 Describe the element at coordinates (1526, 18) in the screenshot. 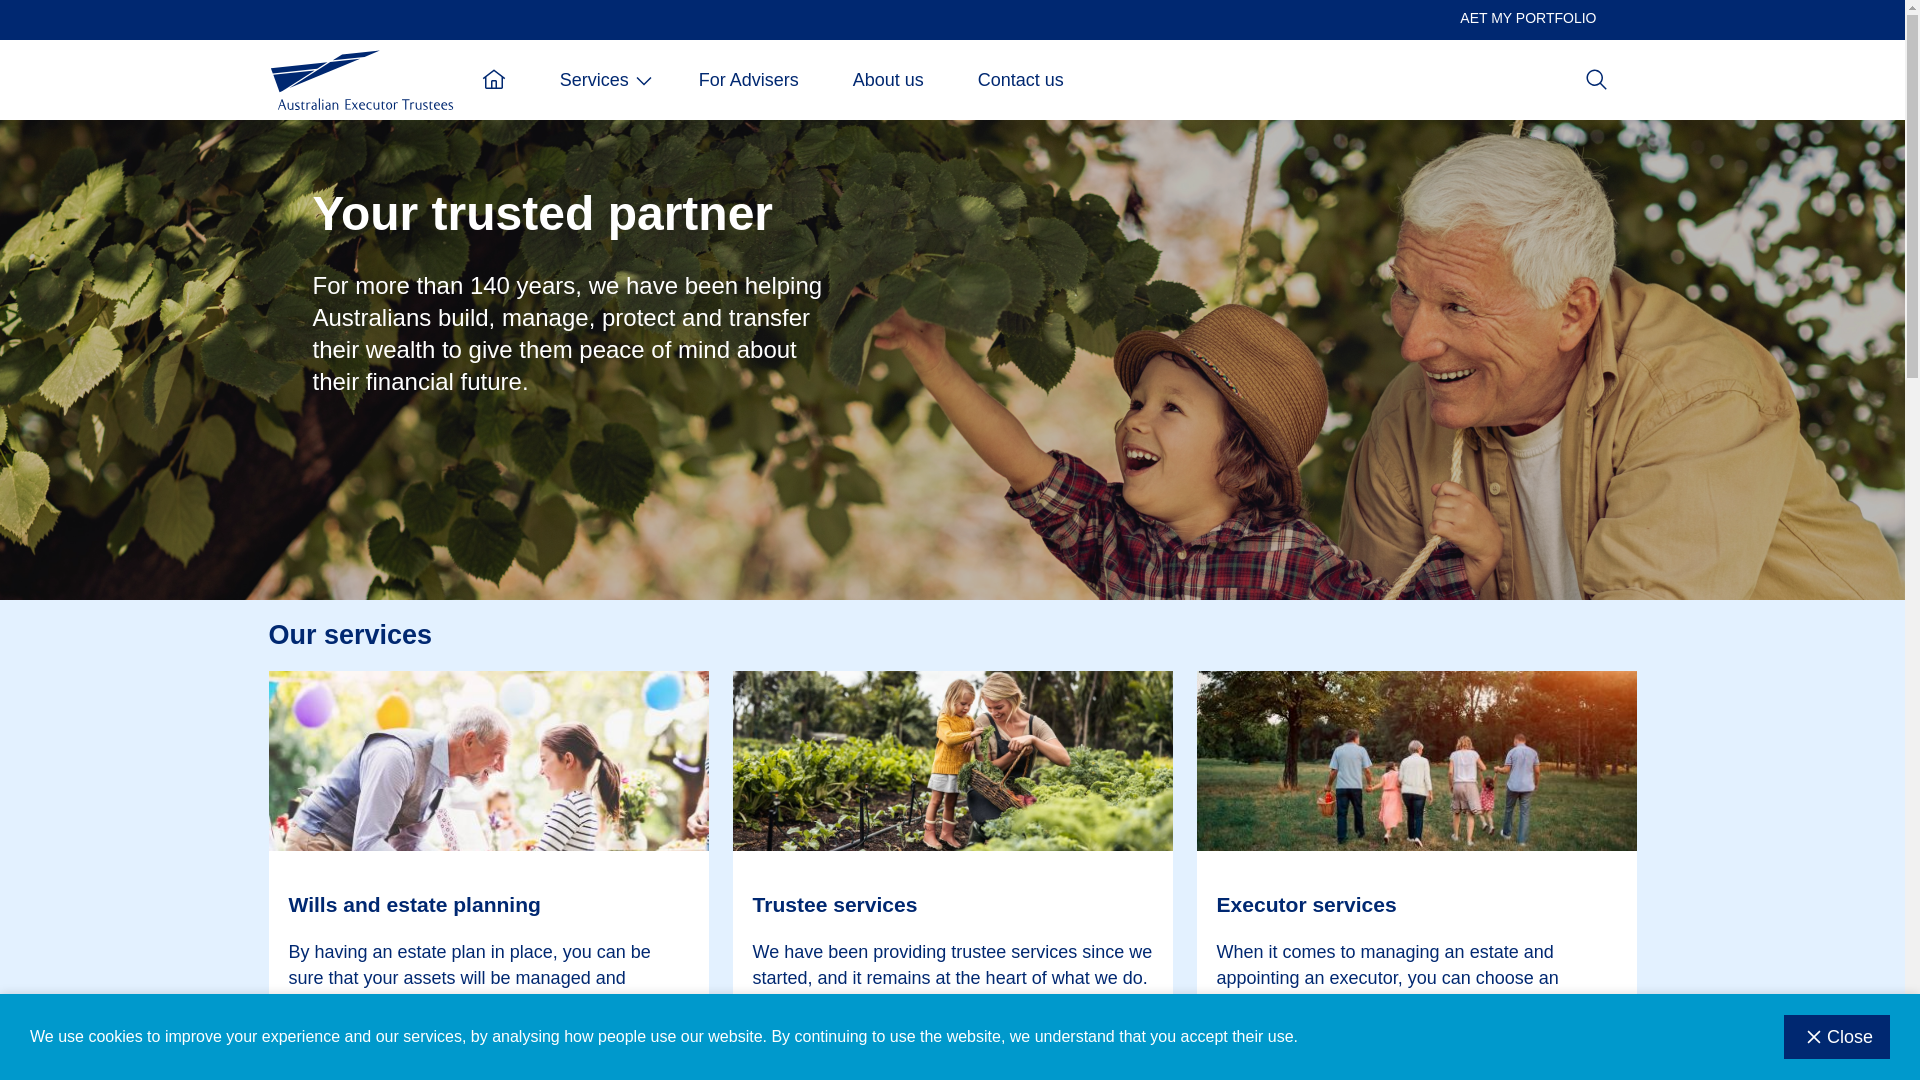

I see `'AET MY PORTFOLIO'` at that location.